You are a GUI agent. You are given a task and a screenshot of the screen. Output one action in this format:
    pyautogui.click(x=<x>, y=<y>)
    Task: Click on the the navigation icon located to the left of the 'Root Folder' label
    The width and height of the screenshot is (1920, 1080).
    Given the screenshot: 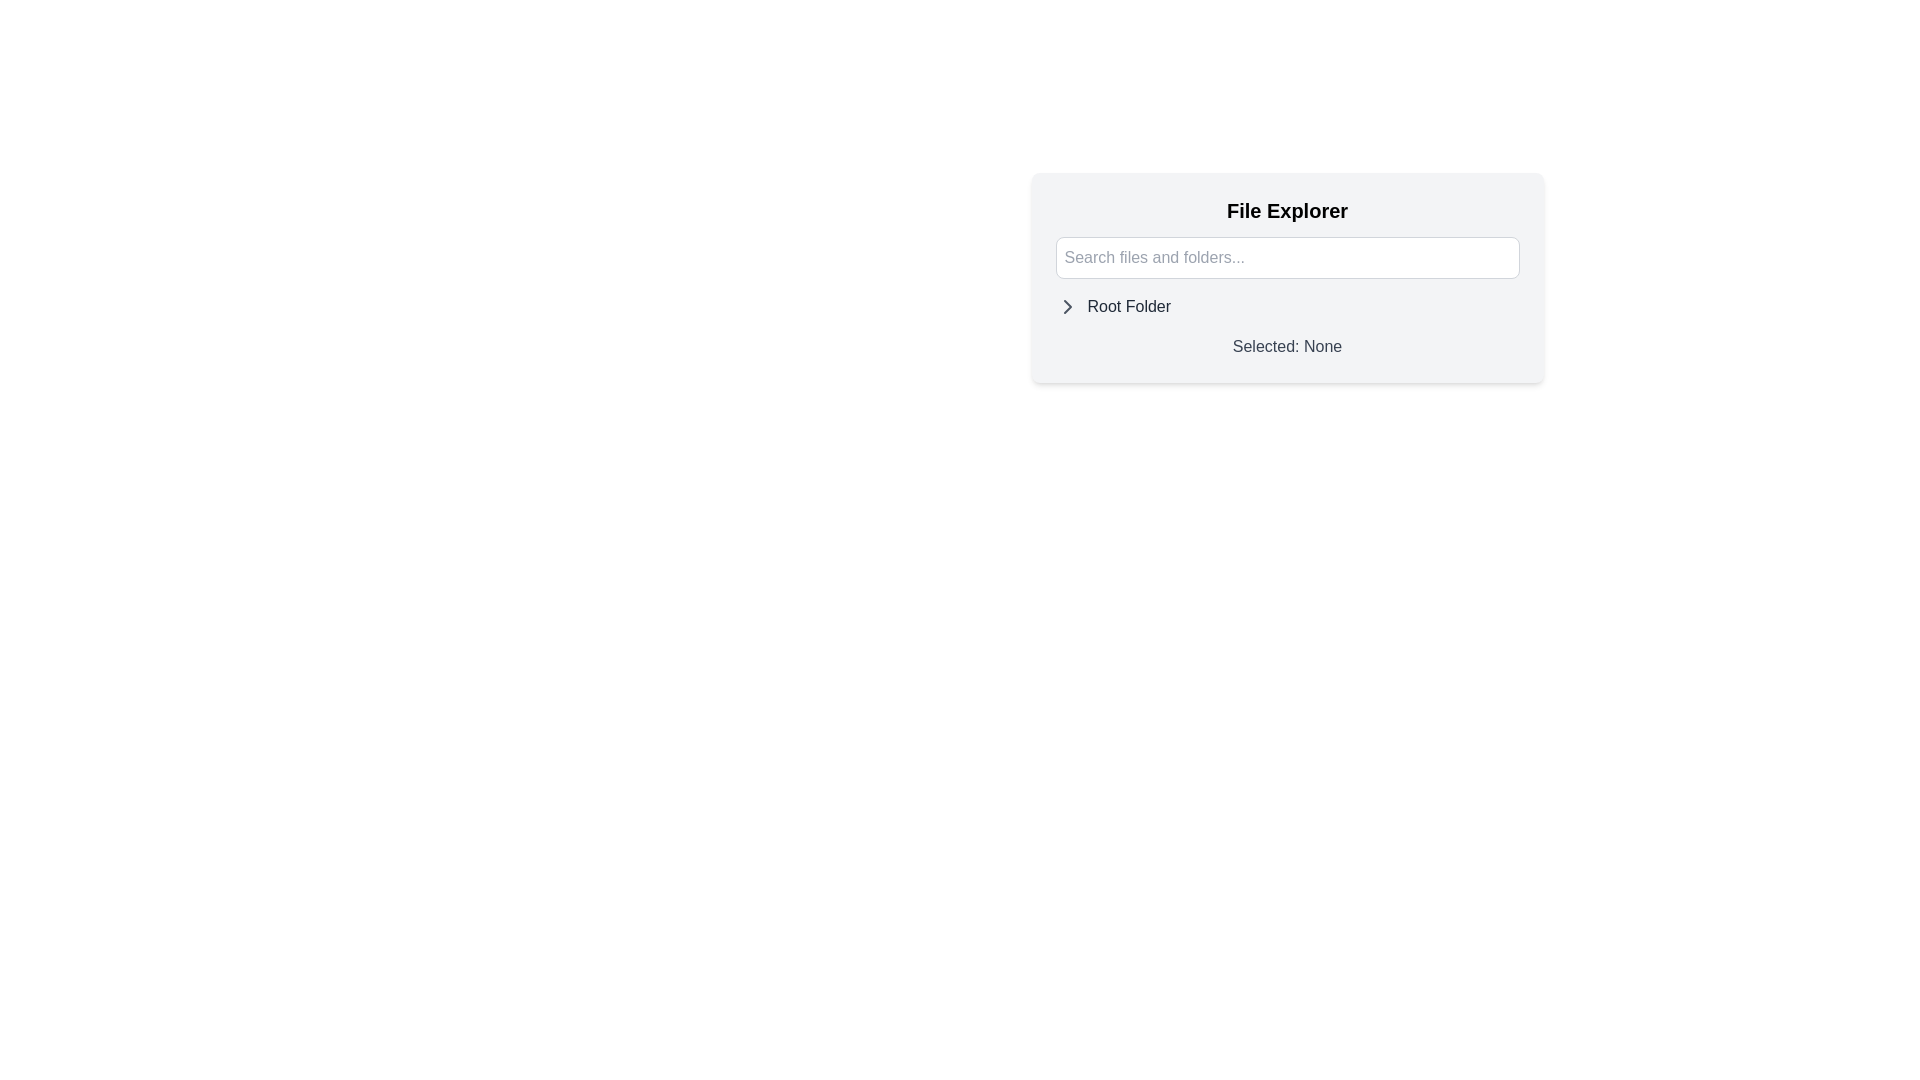 What is the action you would take?
    pyautogui.click(x=1066, y=307)
    